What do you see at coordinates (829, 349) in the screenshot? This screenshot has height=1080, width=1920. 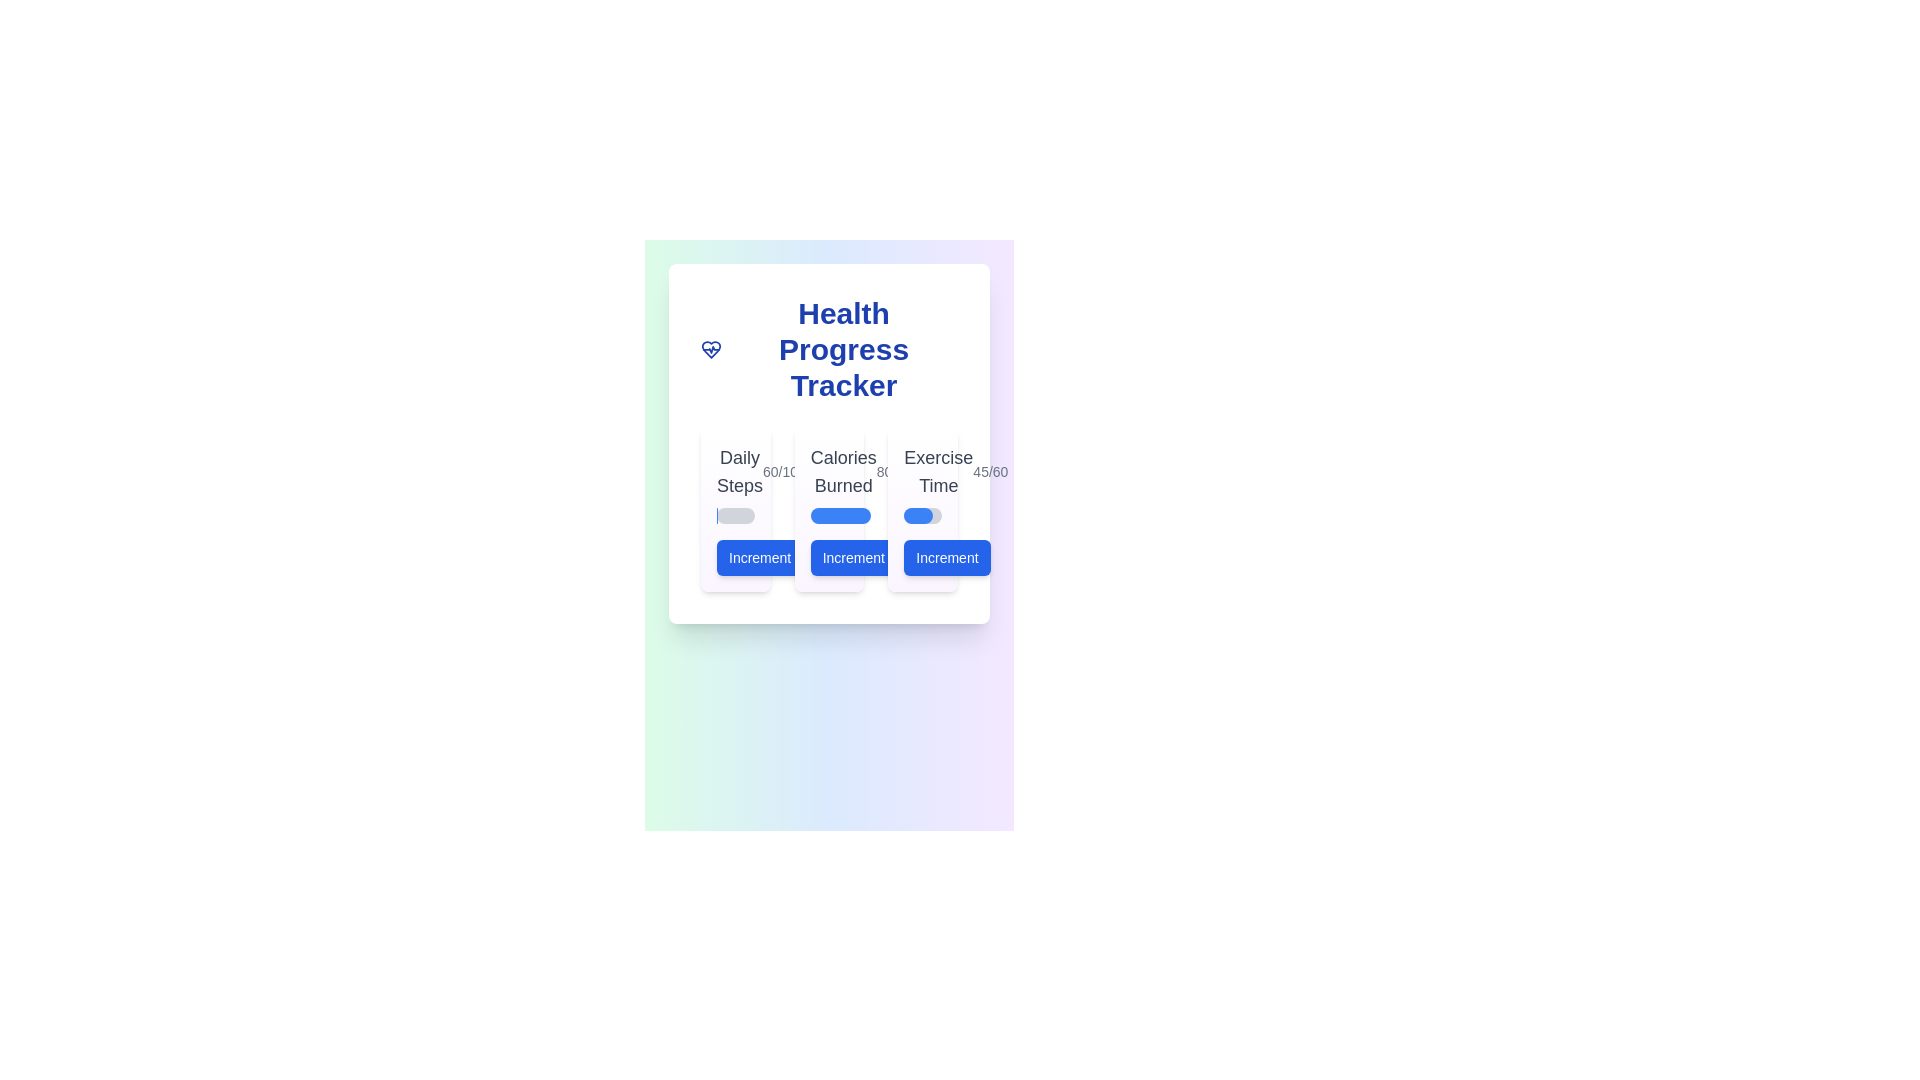 I see `the health tracking title text label with its accompanying icon, which indicates features related to health tracking and is located above the progress indicators for 'Daily Steps,' 'Calories Burned,' and 'Exercise Time.'` at bounding box center [829, 349].